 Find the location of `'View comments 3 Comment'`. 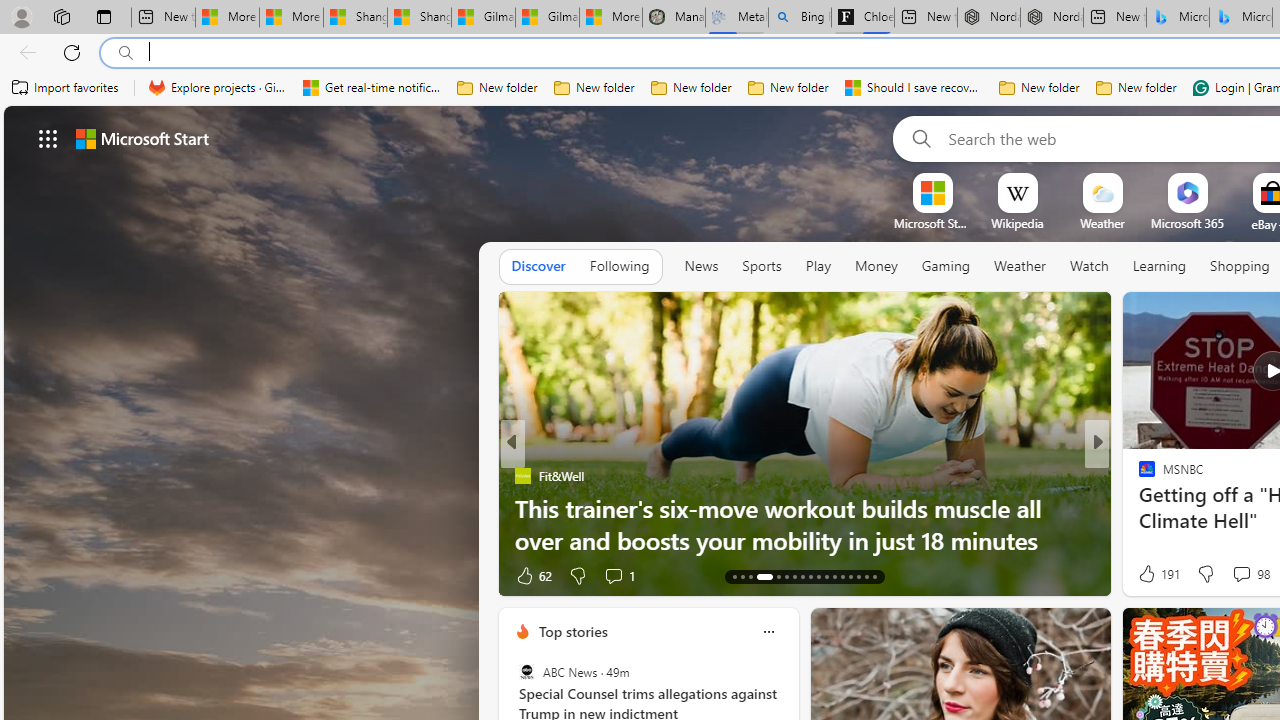

'View comments 3 Comment' is located at coordinates (1240, 575).